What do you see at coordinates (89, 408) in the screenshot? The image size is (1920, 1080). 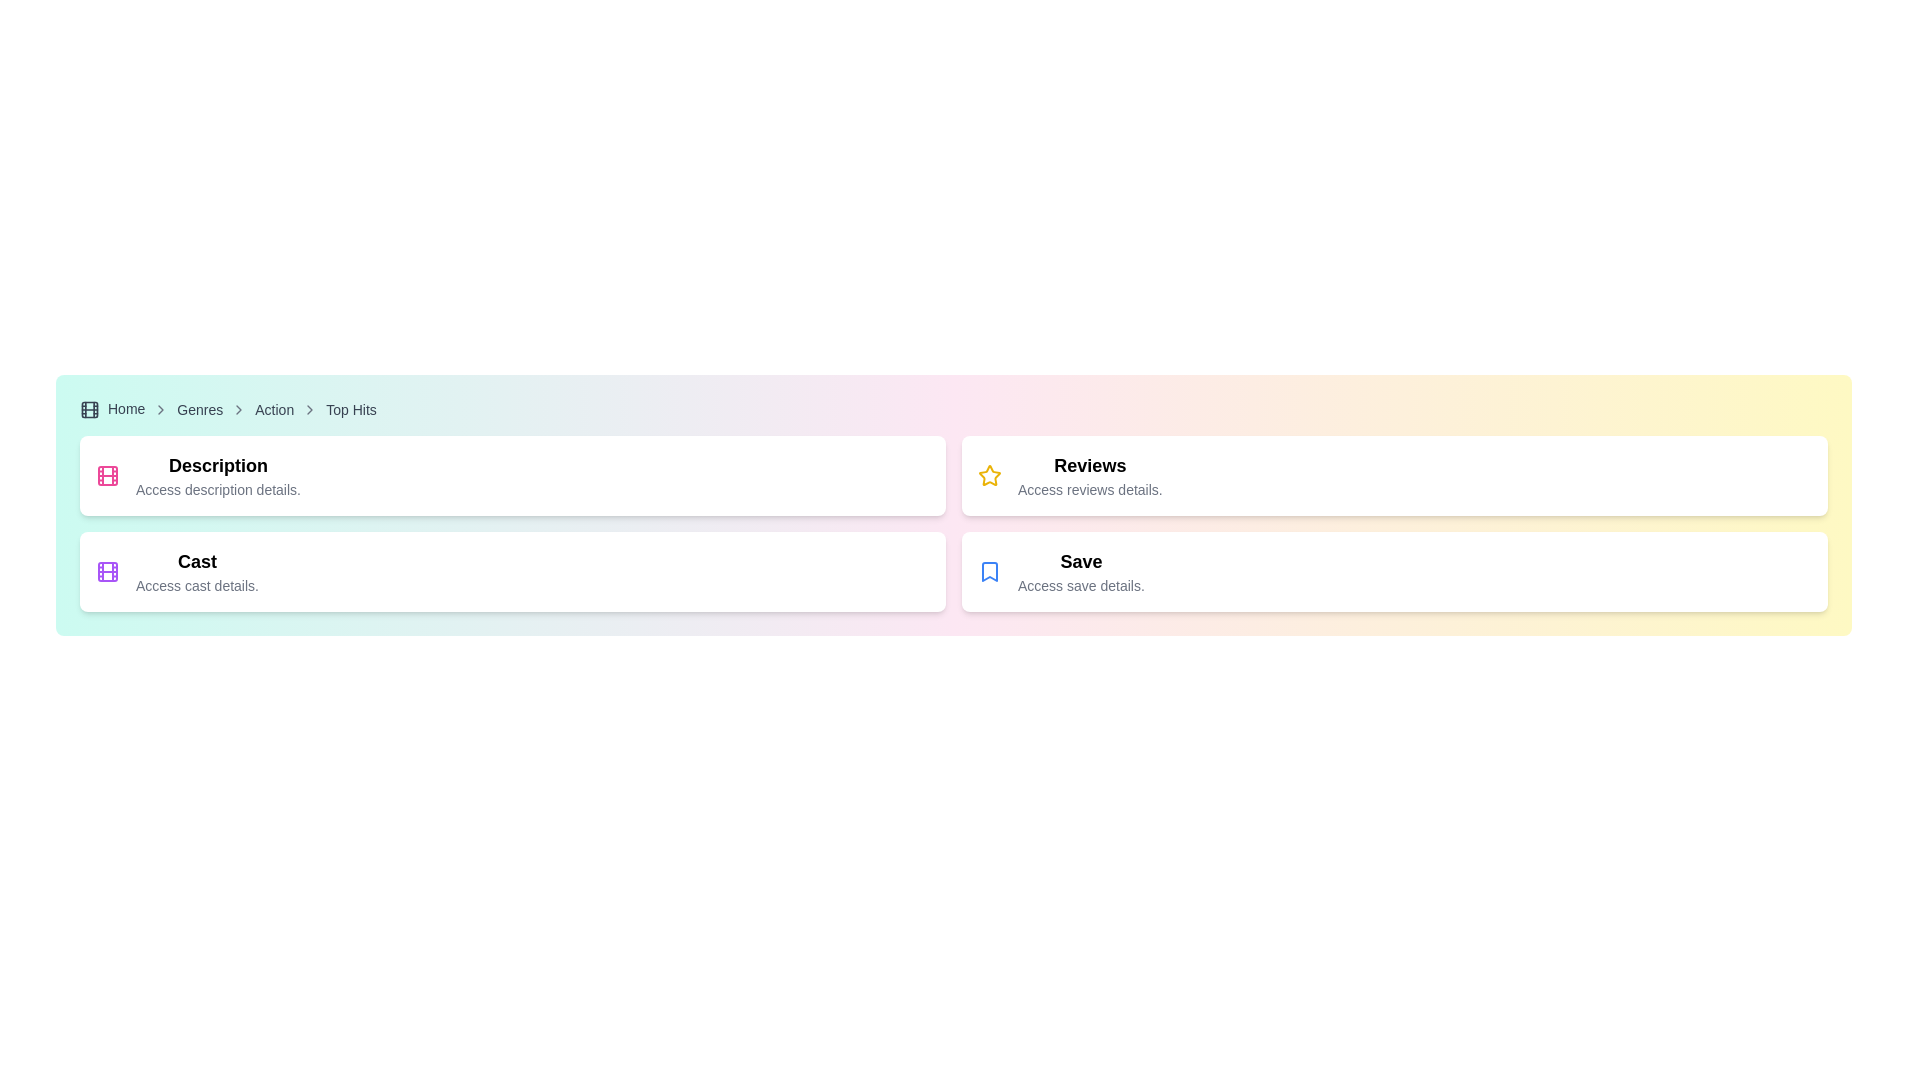 I see `the film strip icon located at the beginning of the breadcrumb navigation bar` at bounding box center [89, 408].